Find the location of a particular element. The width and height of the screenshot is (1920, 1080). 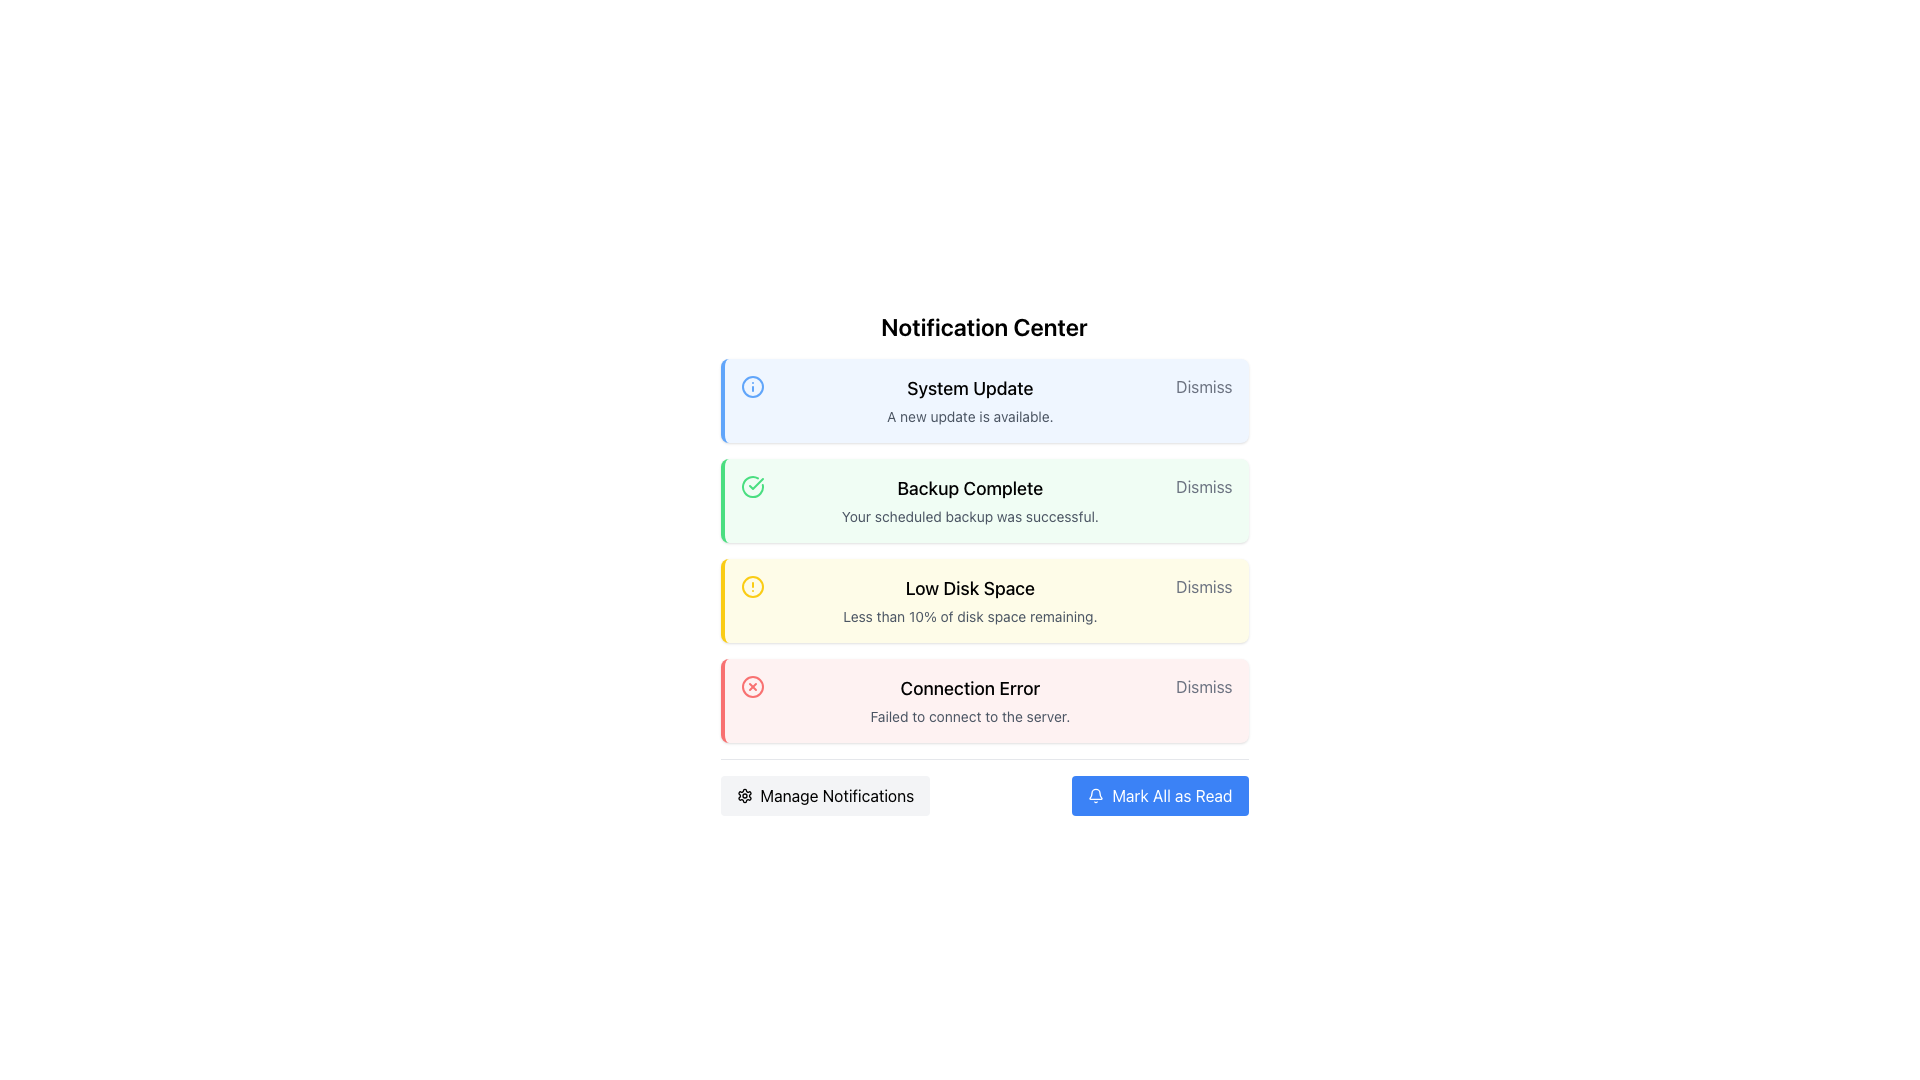

the title Text Label of the second notification which summarizes the message content, located above the descriptive text 'Your scheduled backup was successful.' is located at coordinates (970, 489).